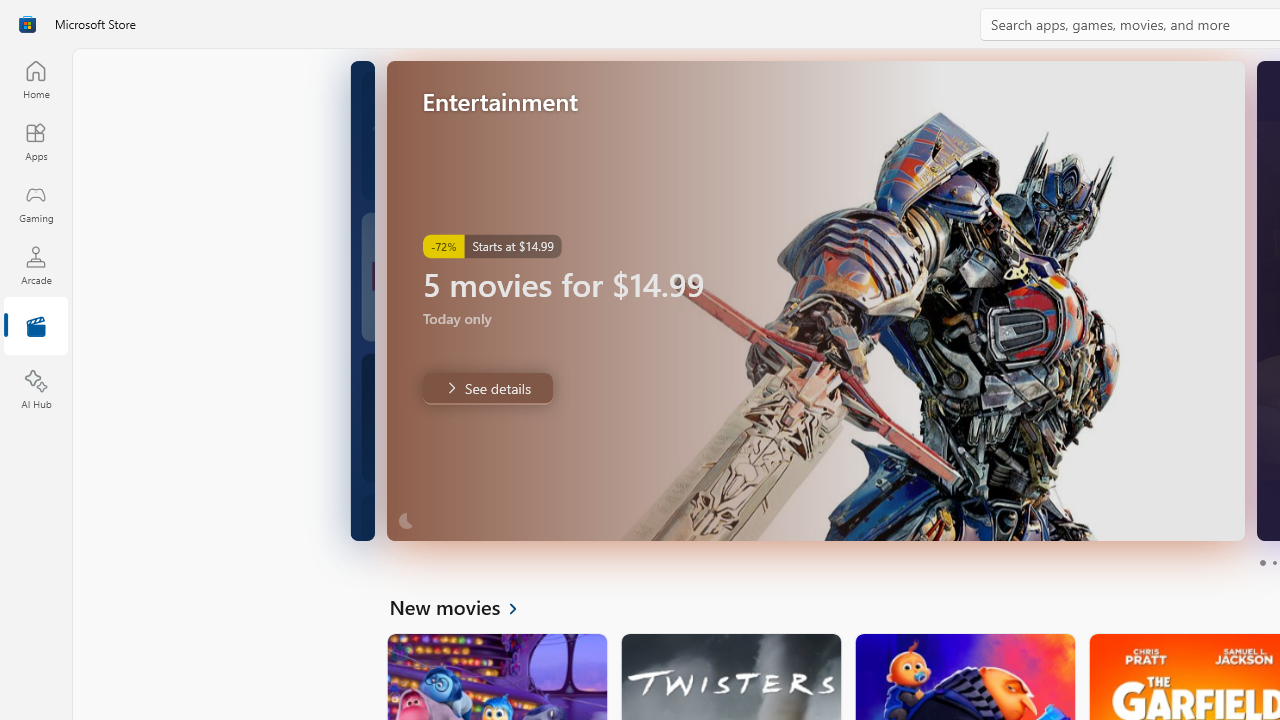 The width and height of the screenshot is (1280, 720). I want to click on 'Apps', so click(35, 140).